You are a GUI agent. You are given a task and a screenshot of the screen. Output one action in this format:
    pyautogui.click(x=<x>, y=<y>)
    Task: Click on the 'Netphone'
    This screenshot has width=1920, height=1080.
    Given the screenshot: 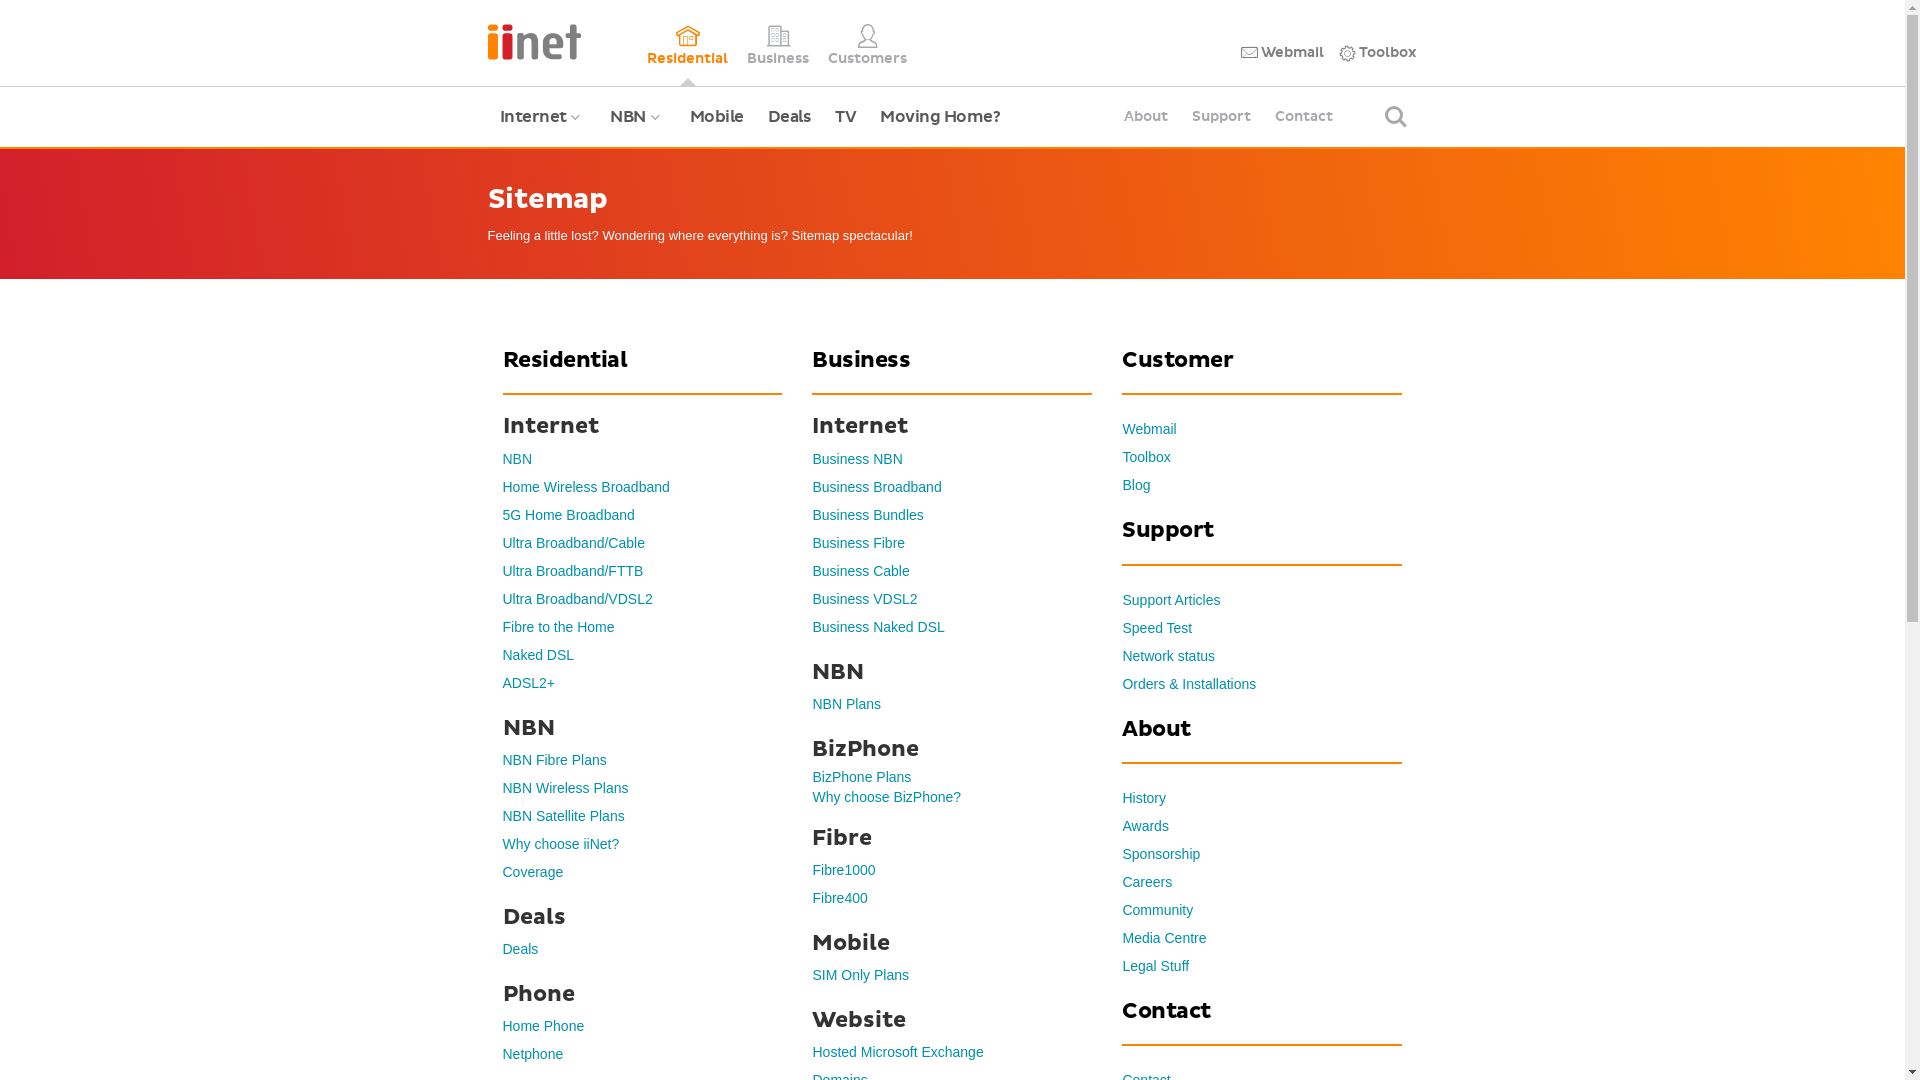 What is the action you would take?
    pyautogui.click(x=532, y=1052)
    